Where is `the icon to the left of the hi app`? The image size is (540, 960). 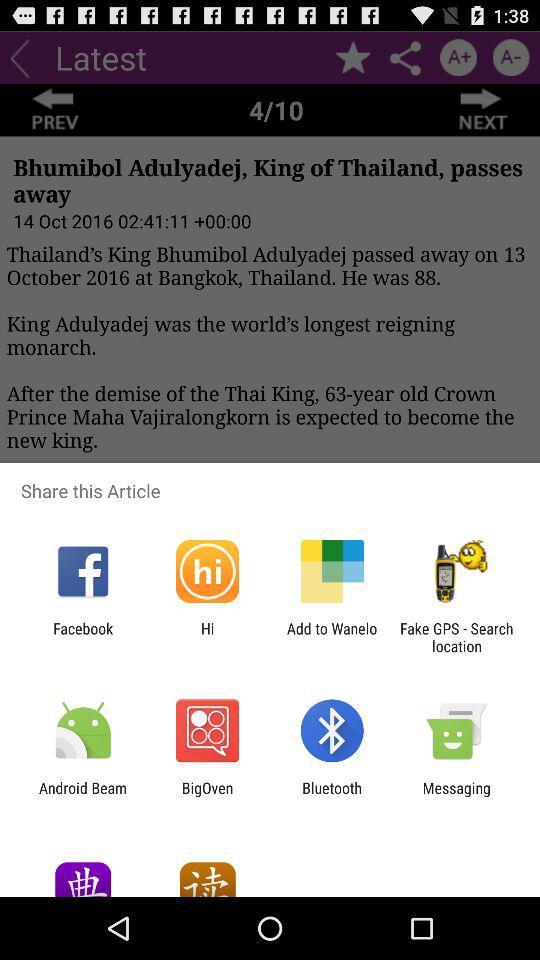
the icon to the left of the hi app is located at coordinates (82, 636).